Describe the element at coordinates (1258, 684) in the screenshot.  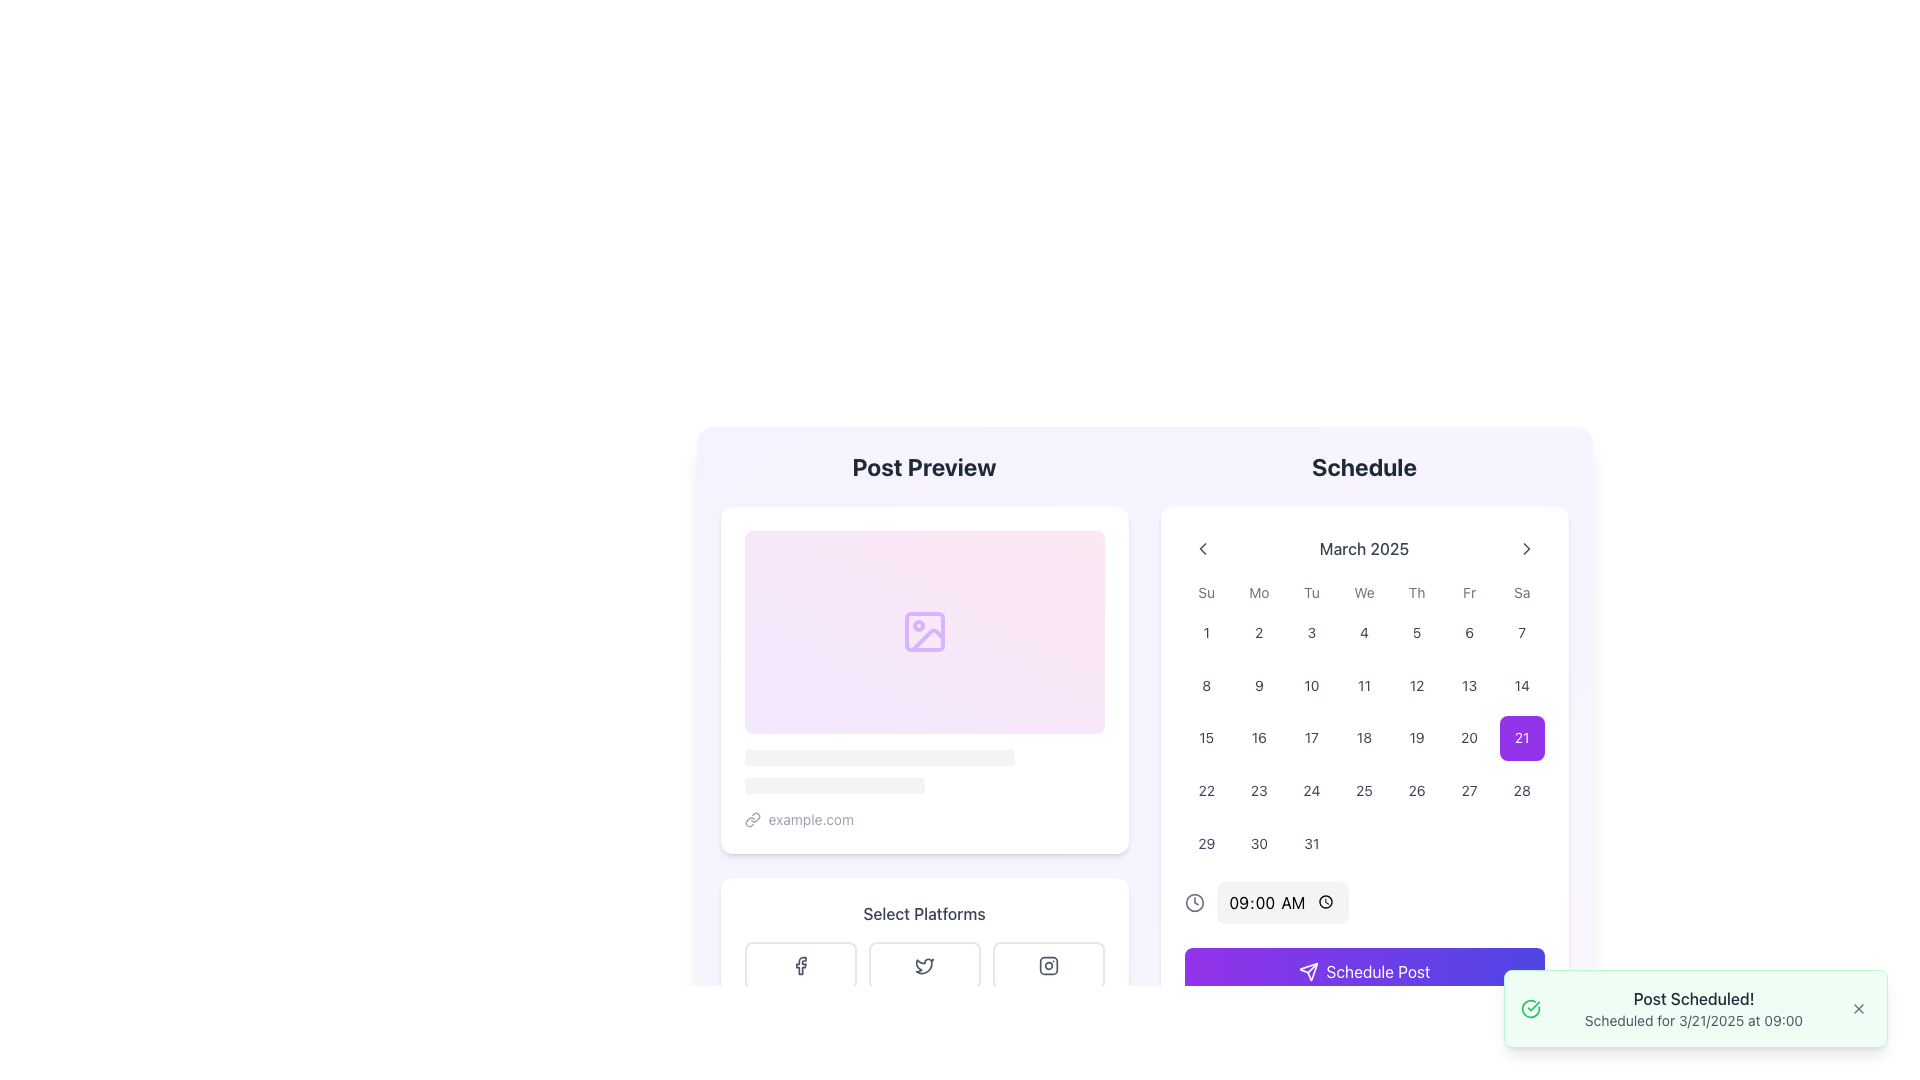
I see `the button displaying the number '9' in the calendar grid under March 2025` at that location.